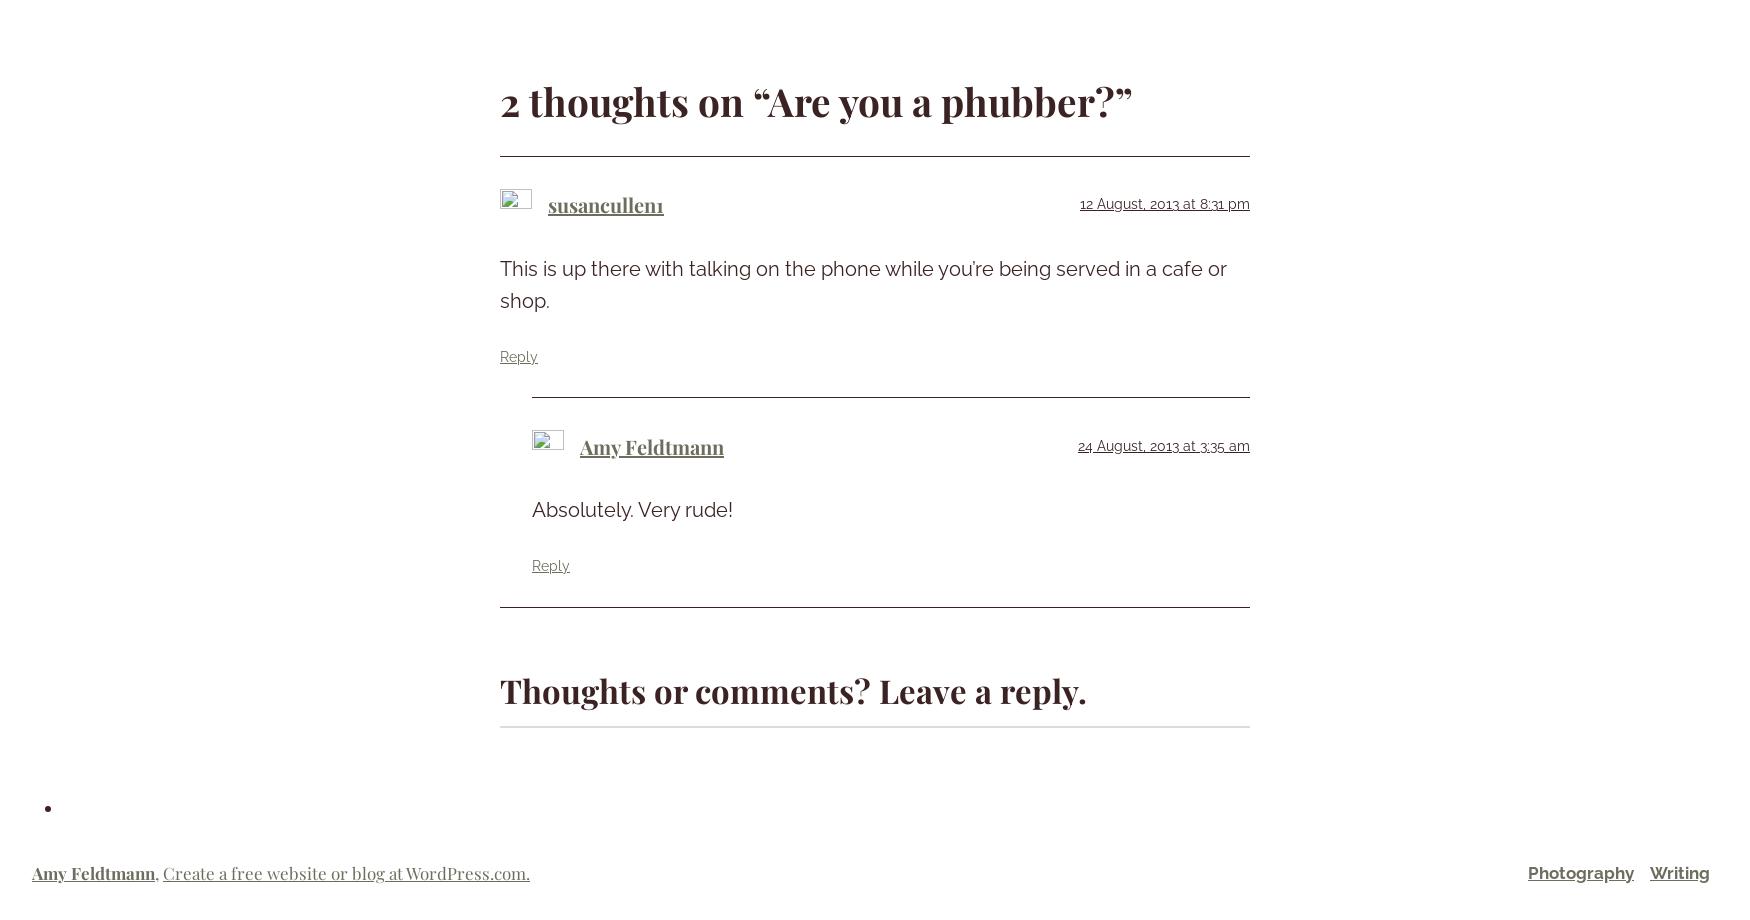 This screenshot has width=1750, height=920. What do you see at coordinates (155, 871) in the screenshot?
I see `','` at bounding box center [155, 871].